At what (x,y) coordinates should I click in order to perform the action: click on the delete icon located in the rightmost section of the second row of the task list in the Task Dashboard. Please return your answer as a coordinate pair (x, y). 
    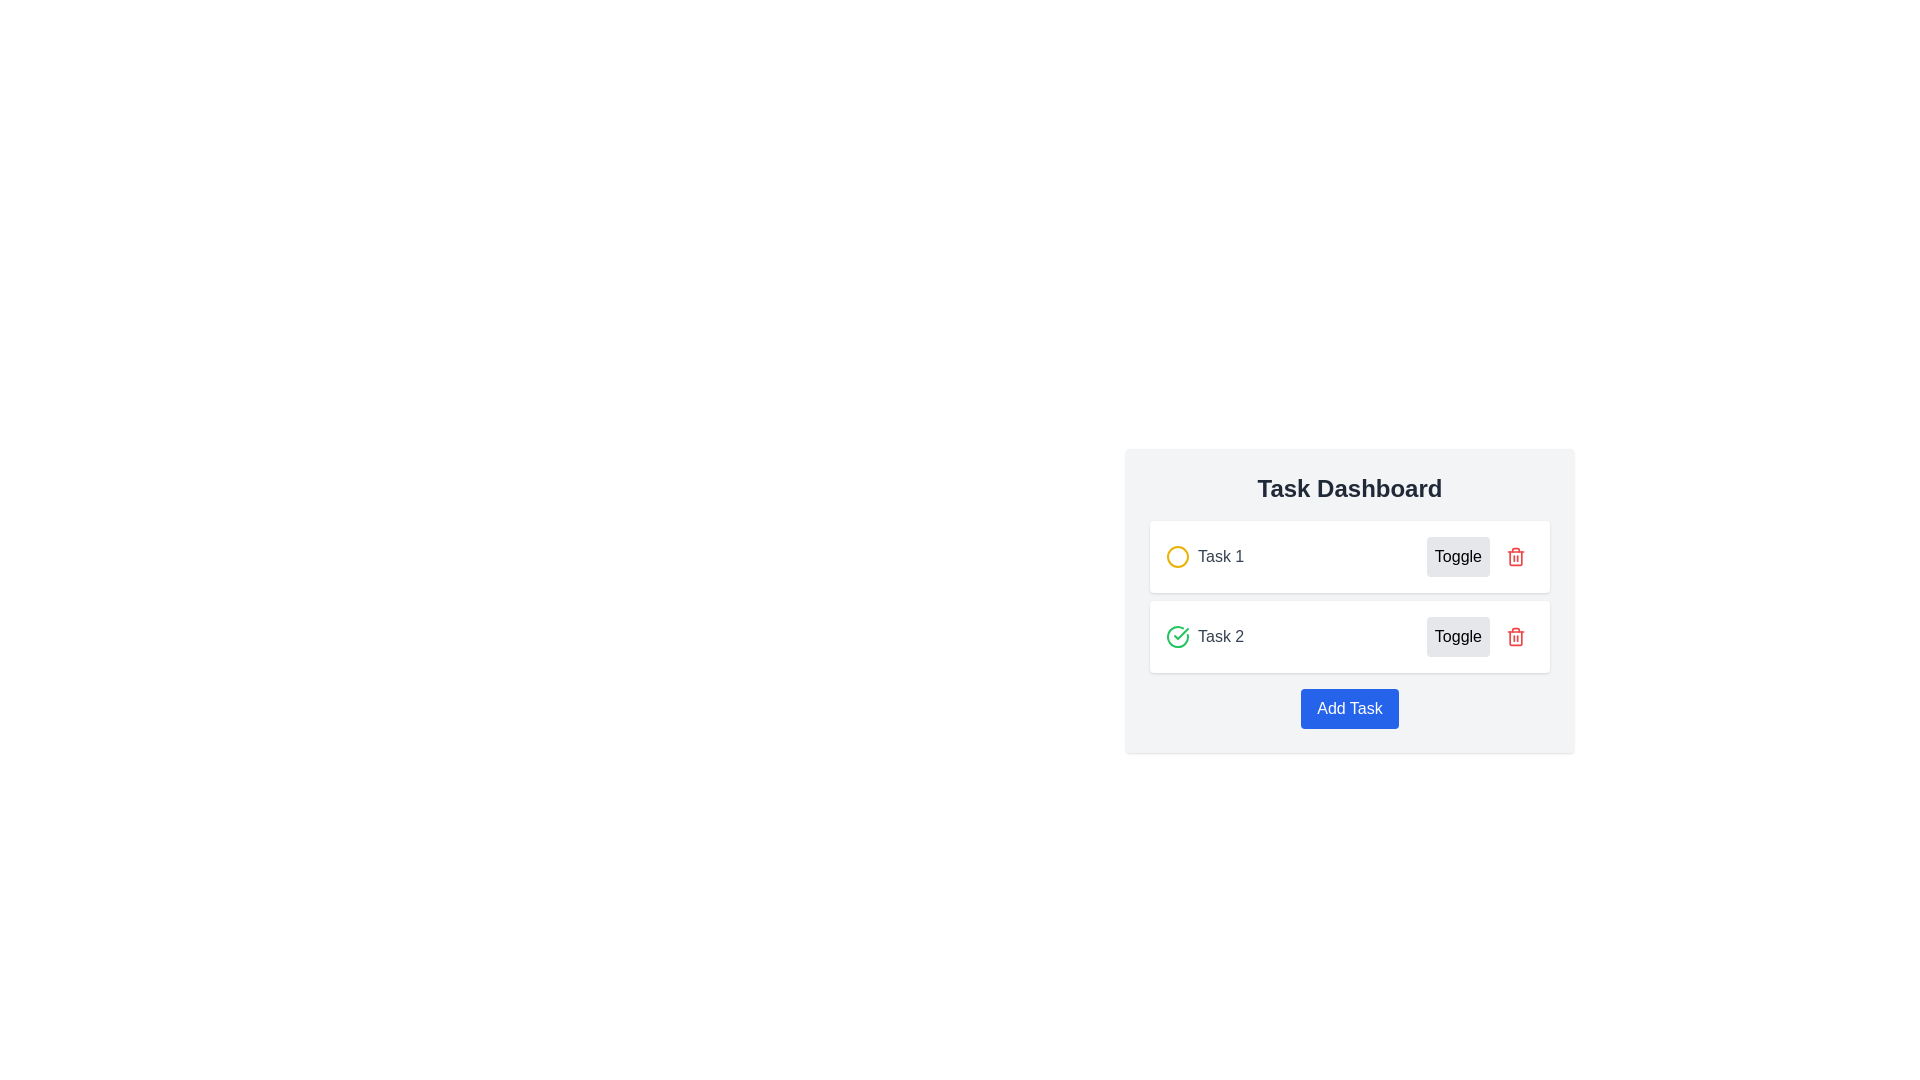
    Looking at the image, I should click on (1516, 636).